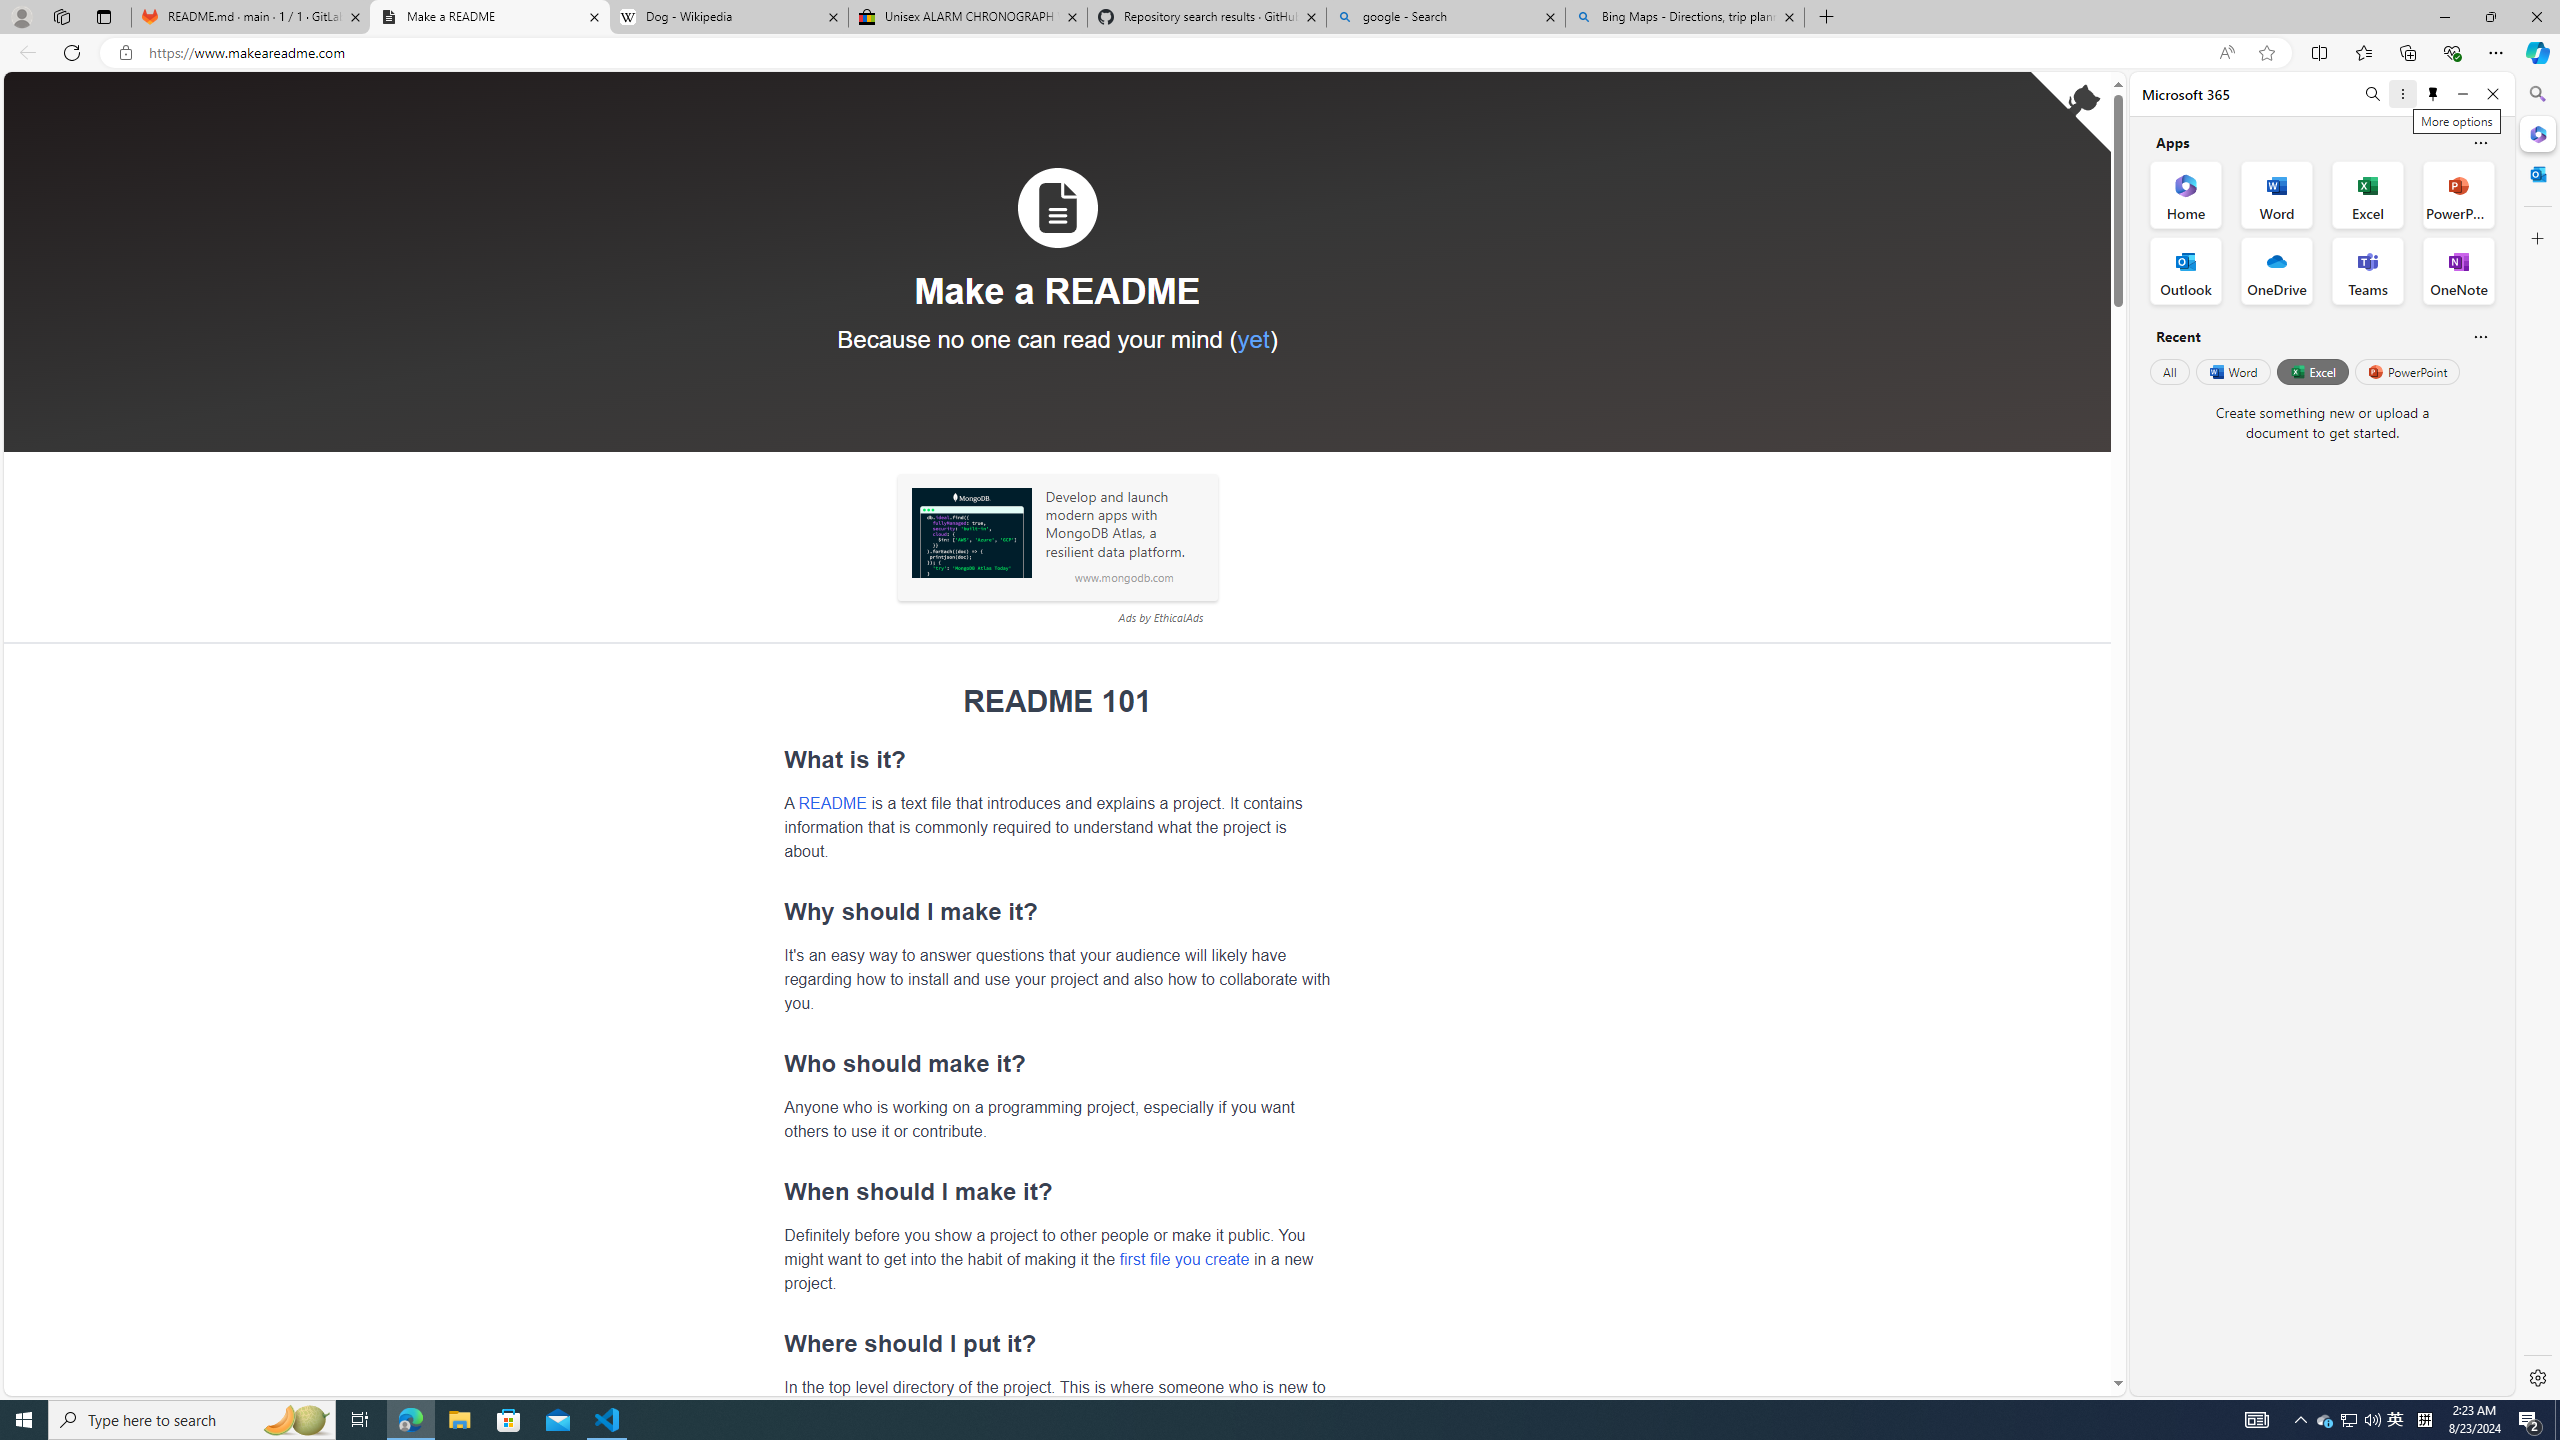 Image resolution: width=2560 pixels, height=1440 pixels. Describe the element at coordinates (1159, 617) in the screenshot. I see `'Ads by EthicalAds'` at that location.